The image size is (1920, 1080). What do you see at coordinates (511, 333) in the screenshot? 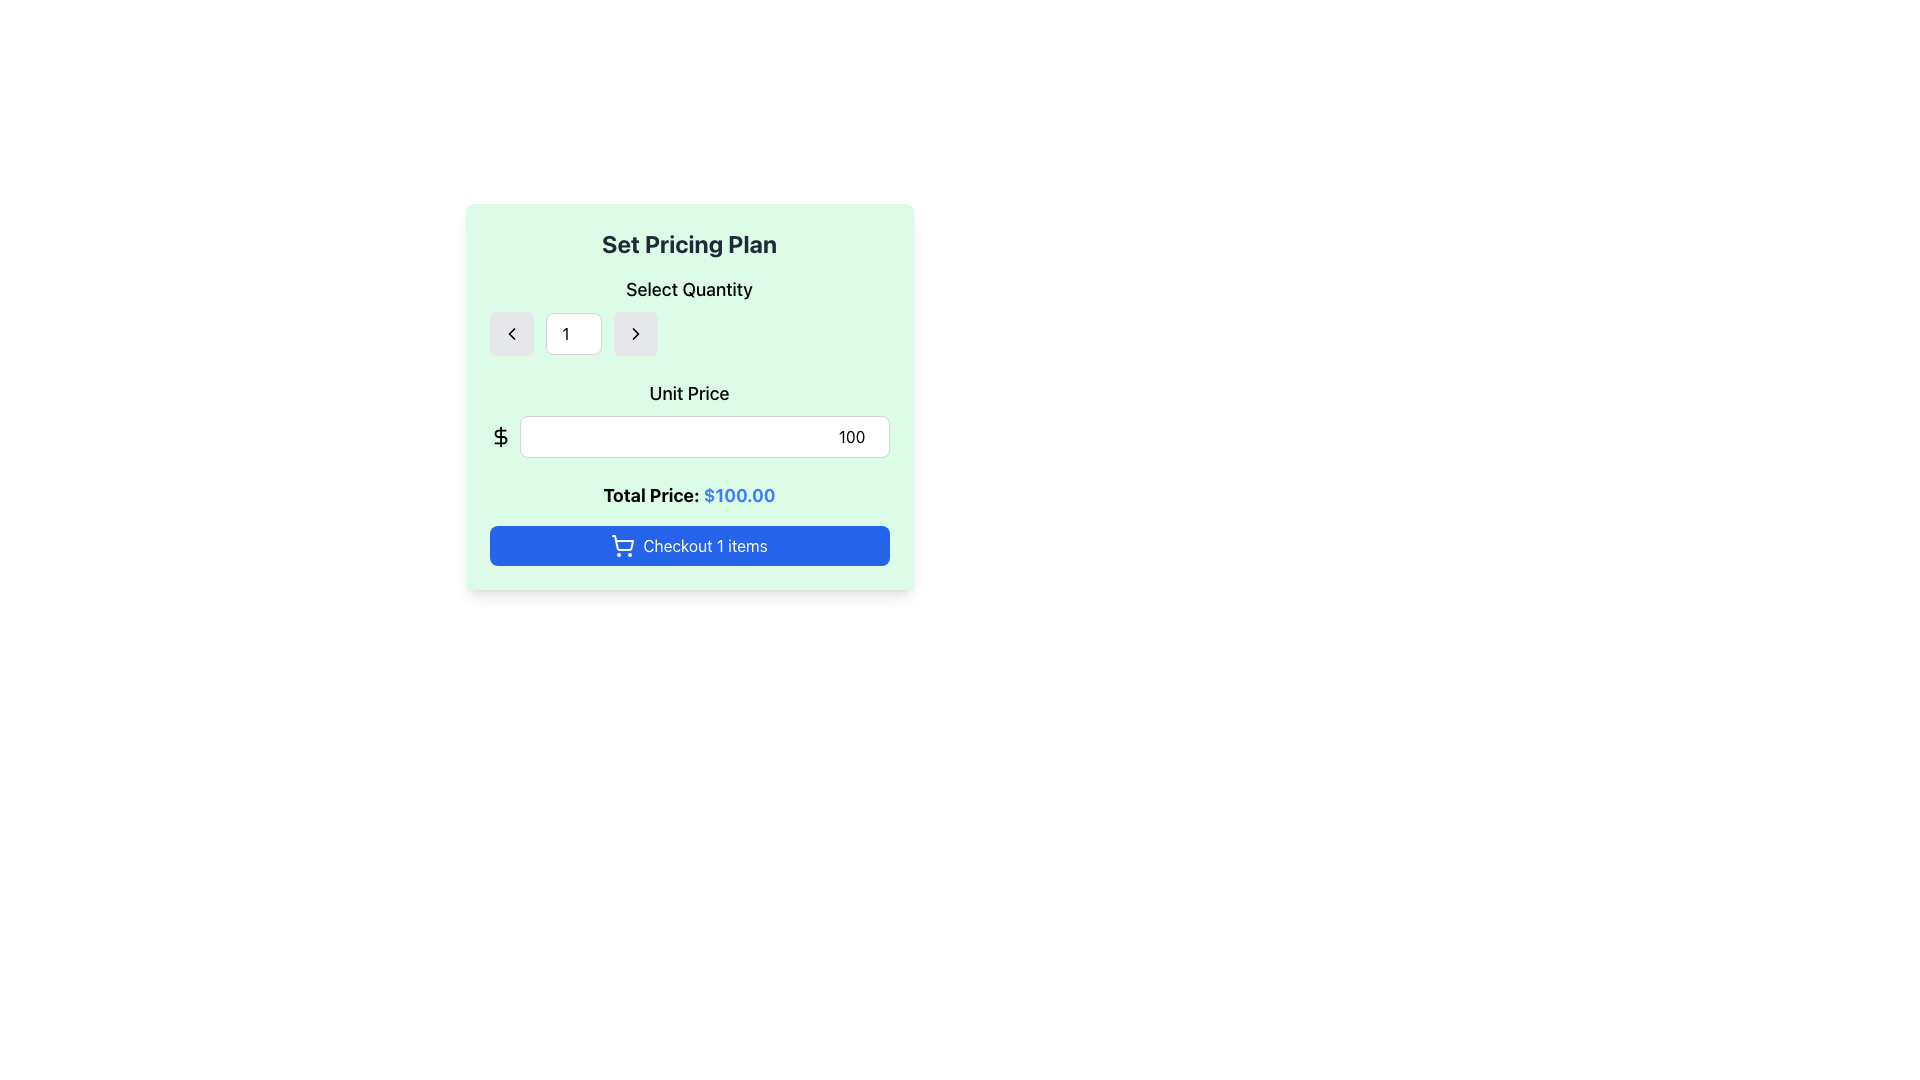
I see `the left-pointing chevron arrow within the first button under the 'Select Quantity' label in the 'Set Pricing Plan' interface` at bounding box center [511, 333].